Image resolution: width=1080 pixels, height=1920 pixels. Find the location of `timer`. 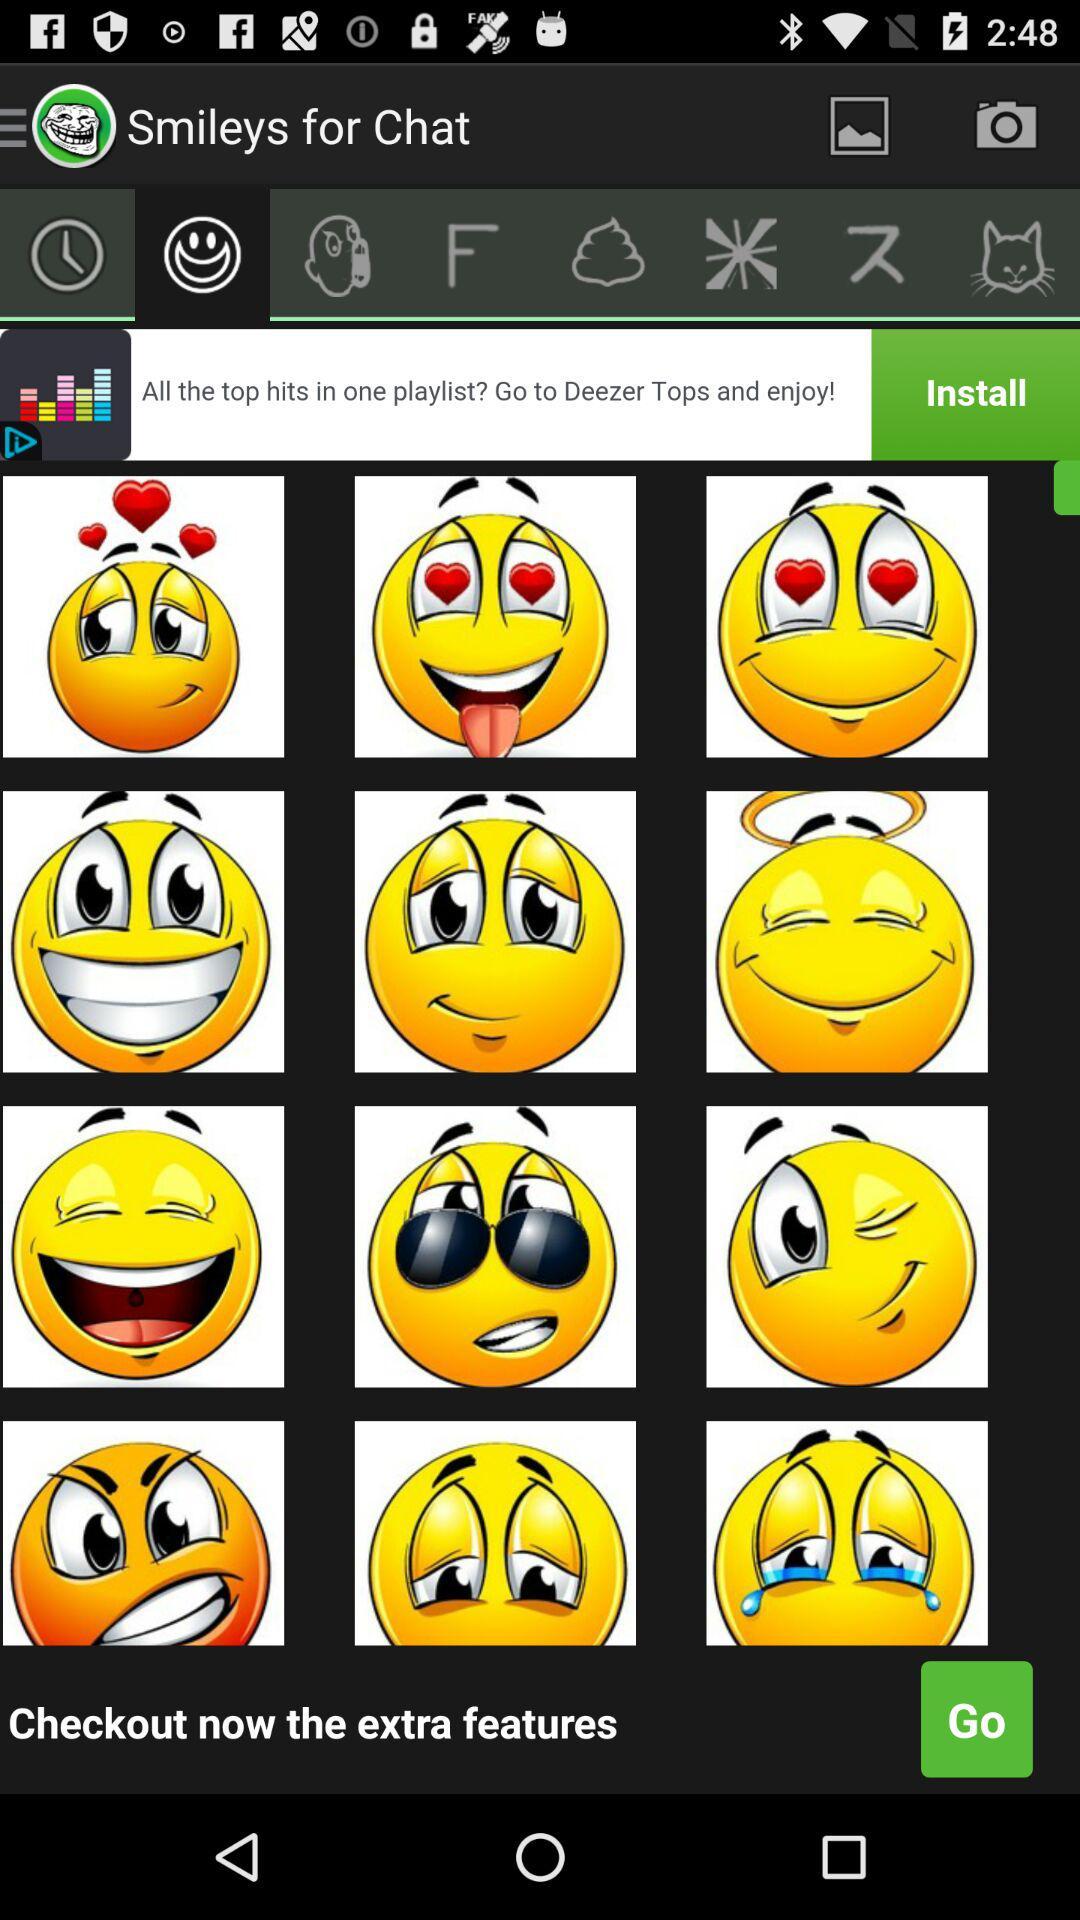

timer is located at coordinates (66, 253).